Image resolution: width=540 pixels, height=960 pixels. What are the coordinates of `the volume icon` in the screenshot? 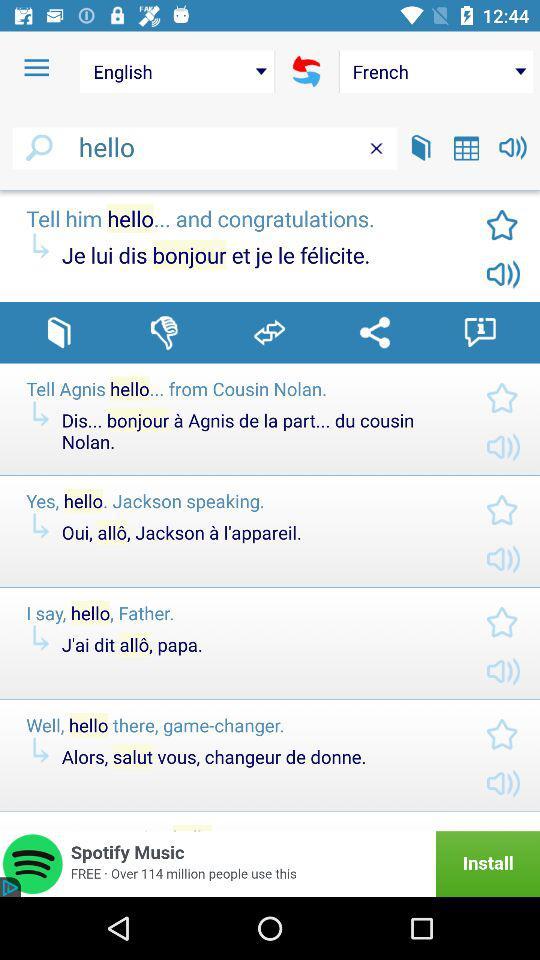 It's located at (513, 146).